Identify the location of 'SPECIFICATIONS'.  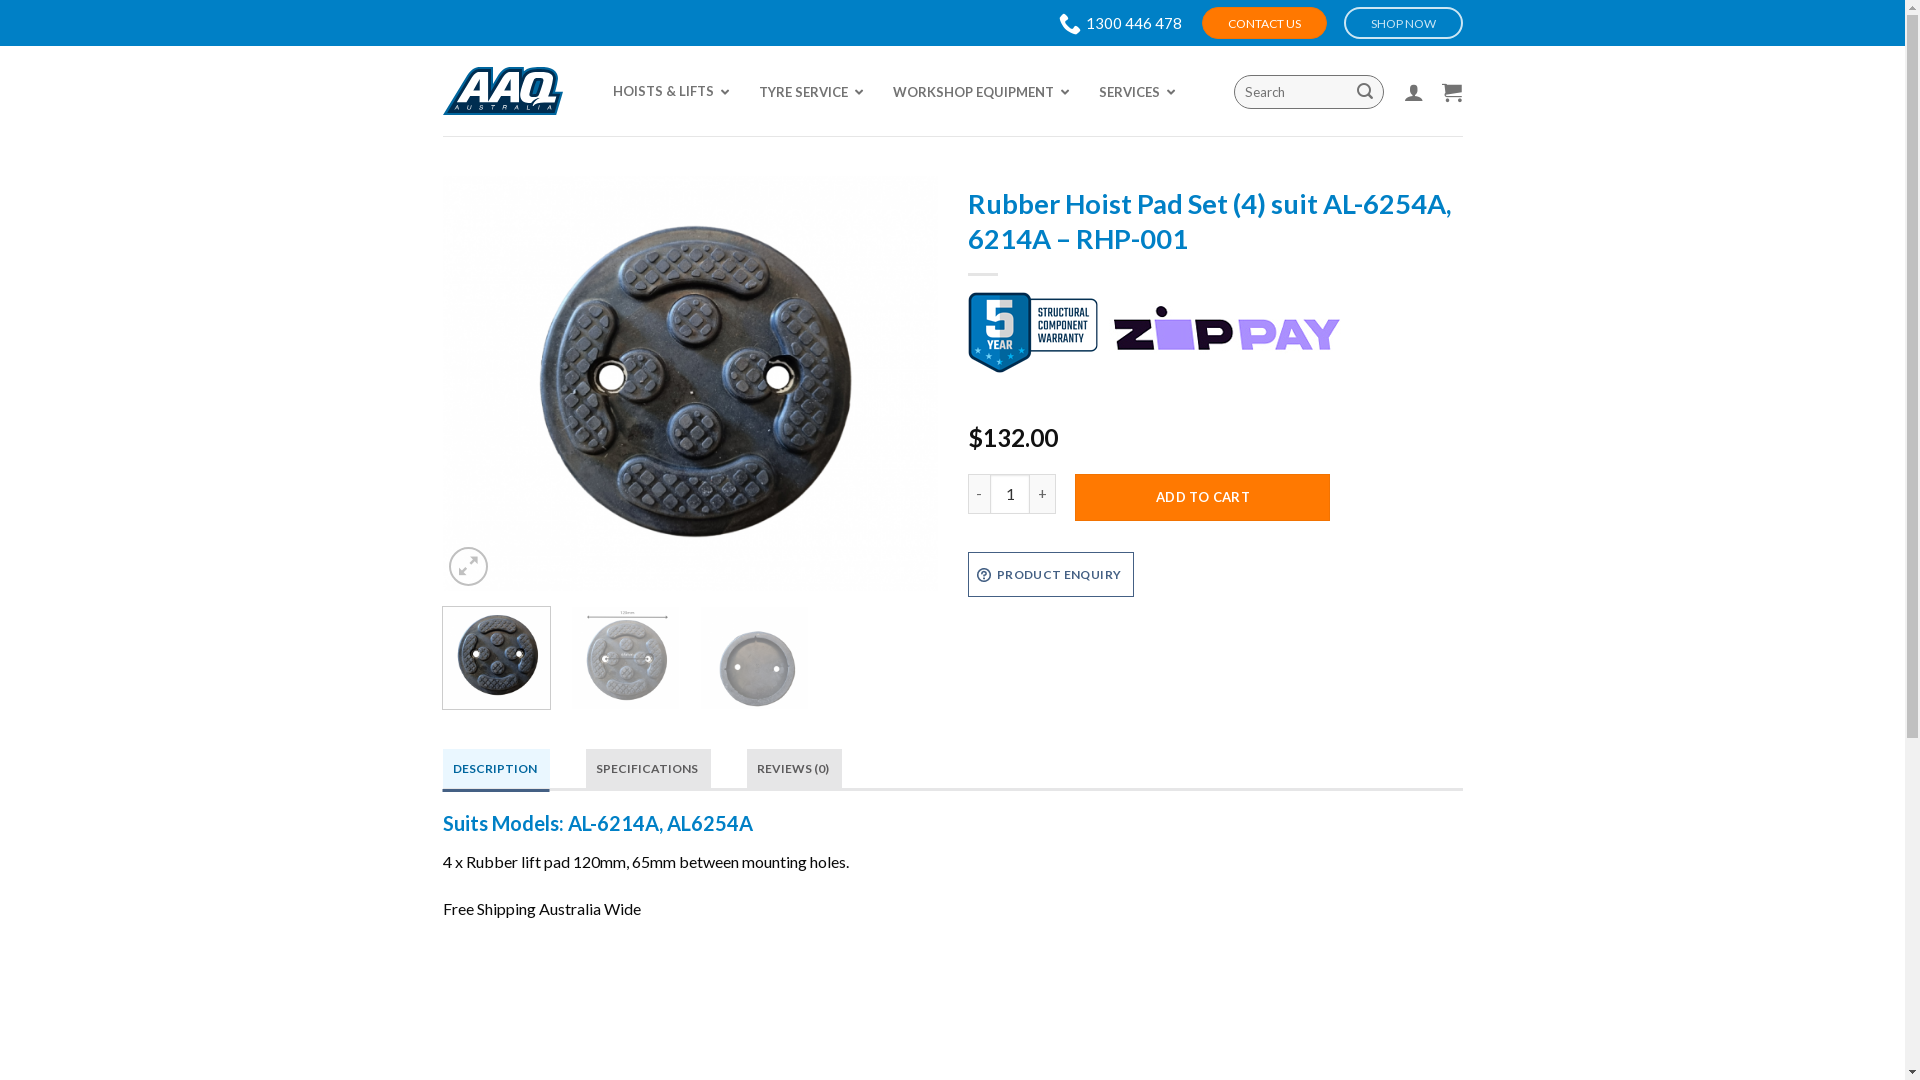
(648, 767).